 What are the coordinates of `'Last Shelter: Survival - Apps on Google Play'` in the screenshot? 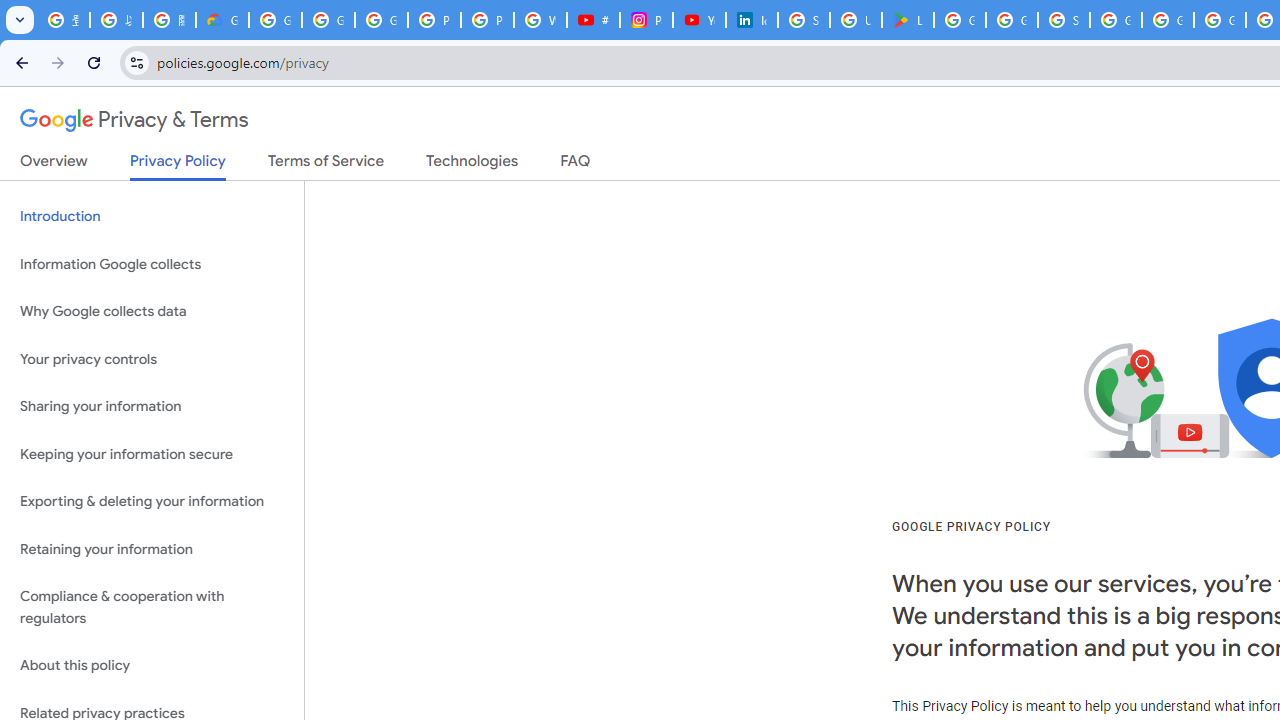 It's located at (907, 20).